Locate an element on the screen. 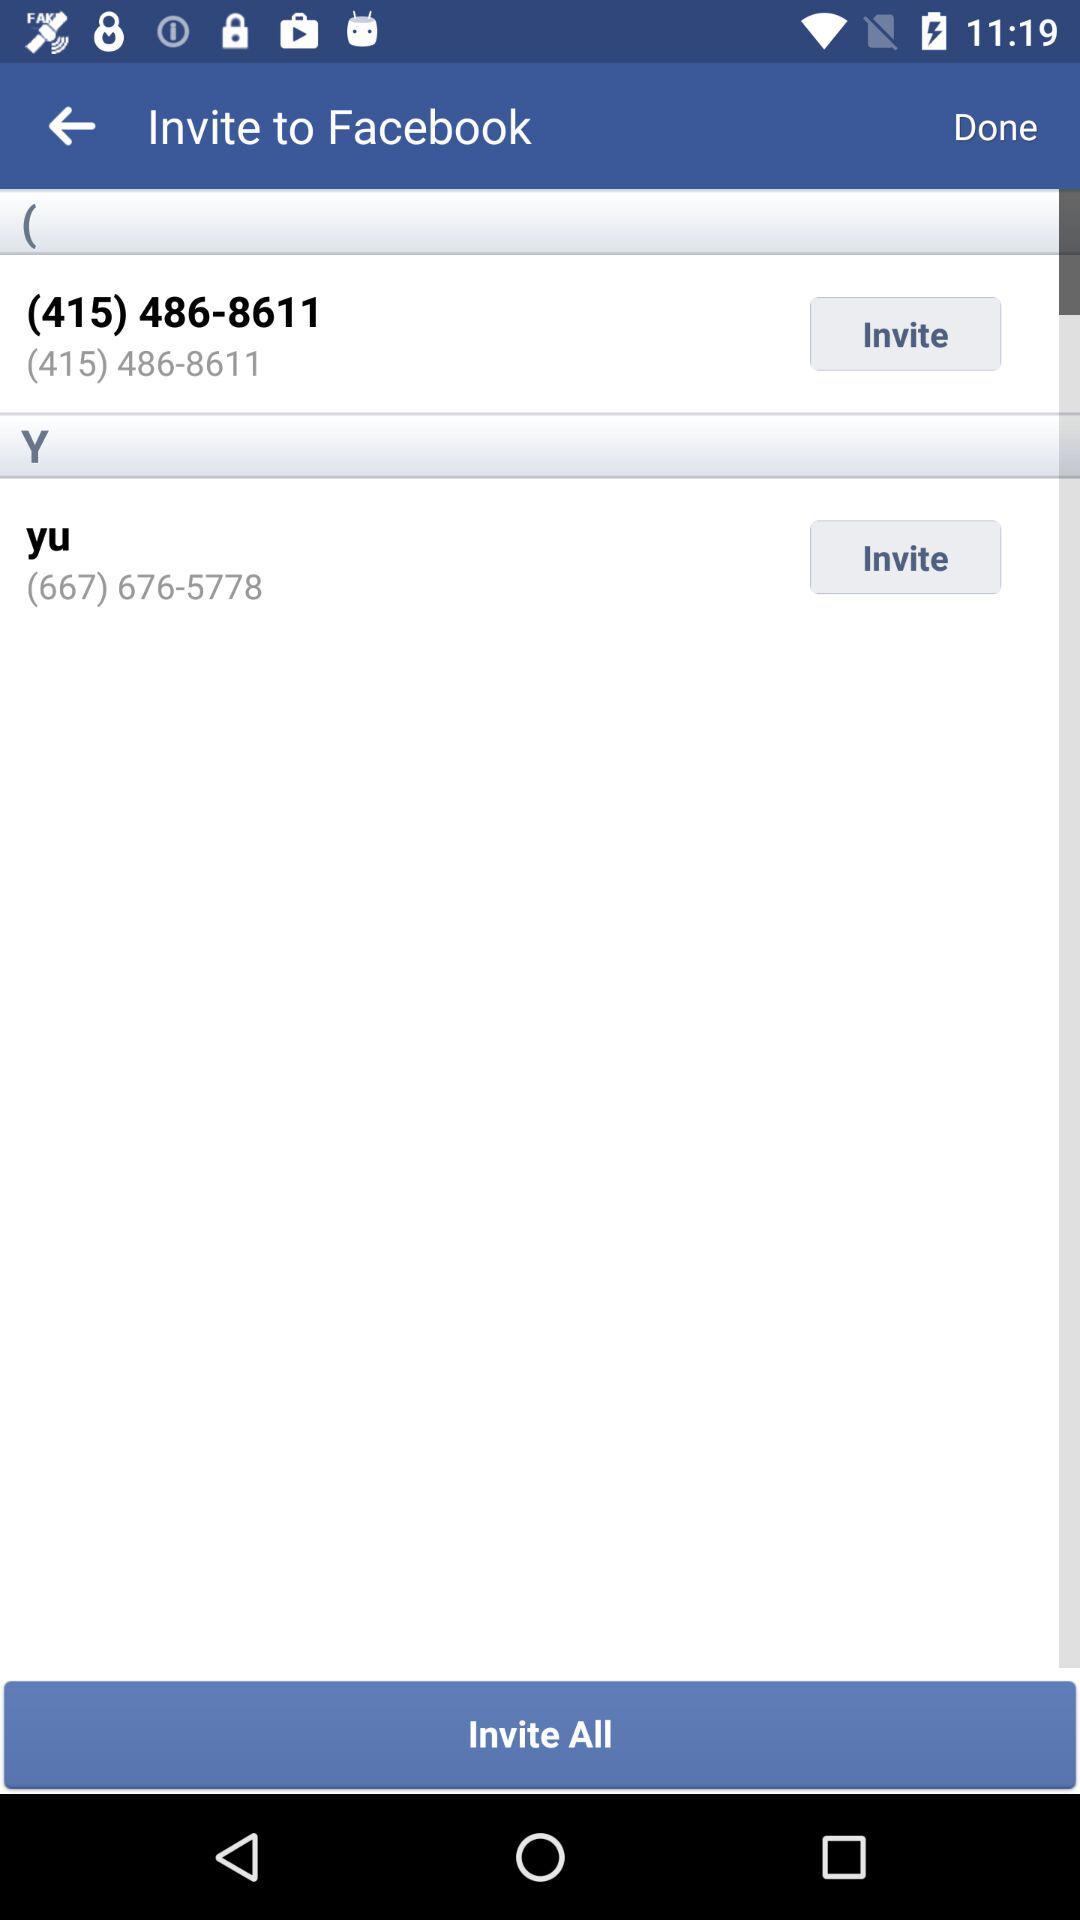  the item to the left of invite to facebook item is located at coordinates (72, 124).